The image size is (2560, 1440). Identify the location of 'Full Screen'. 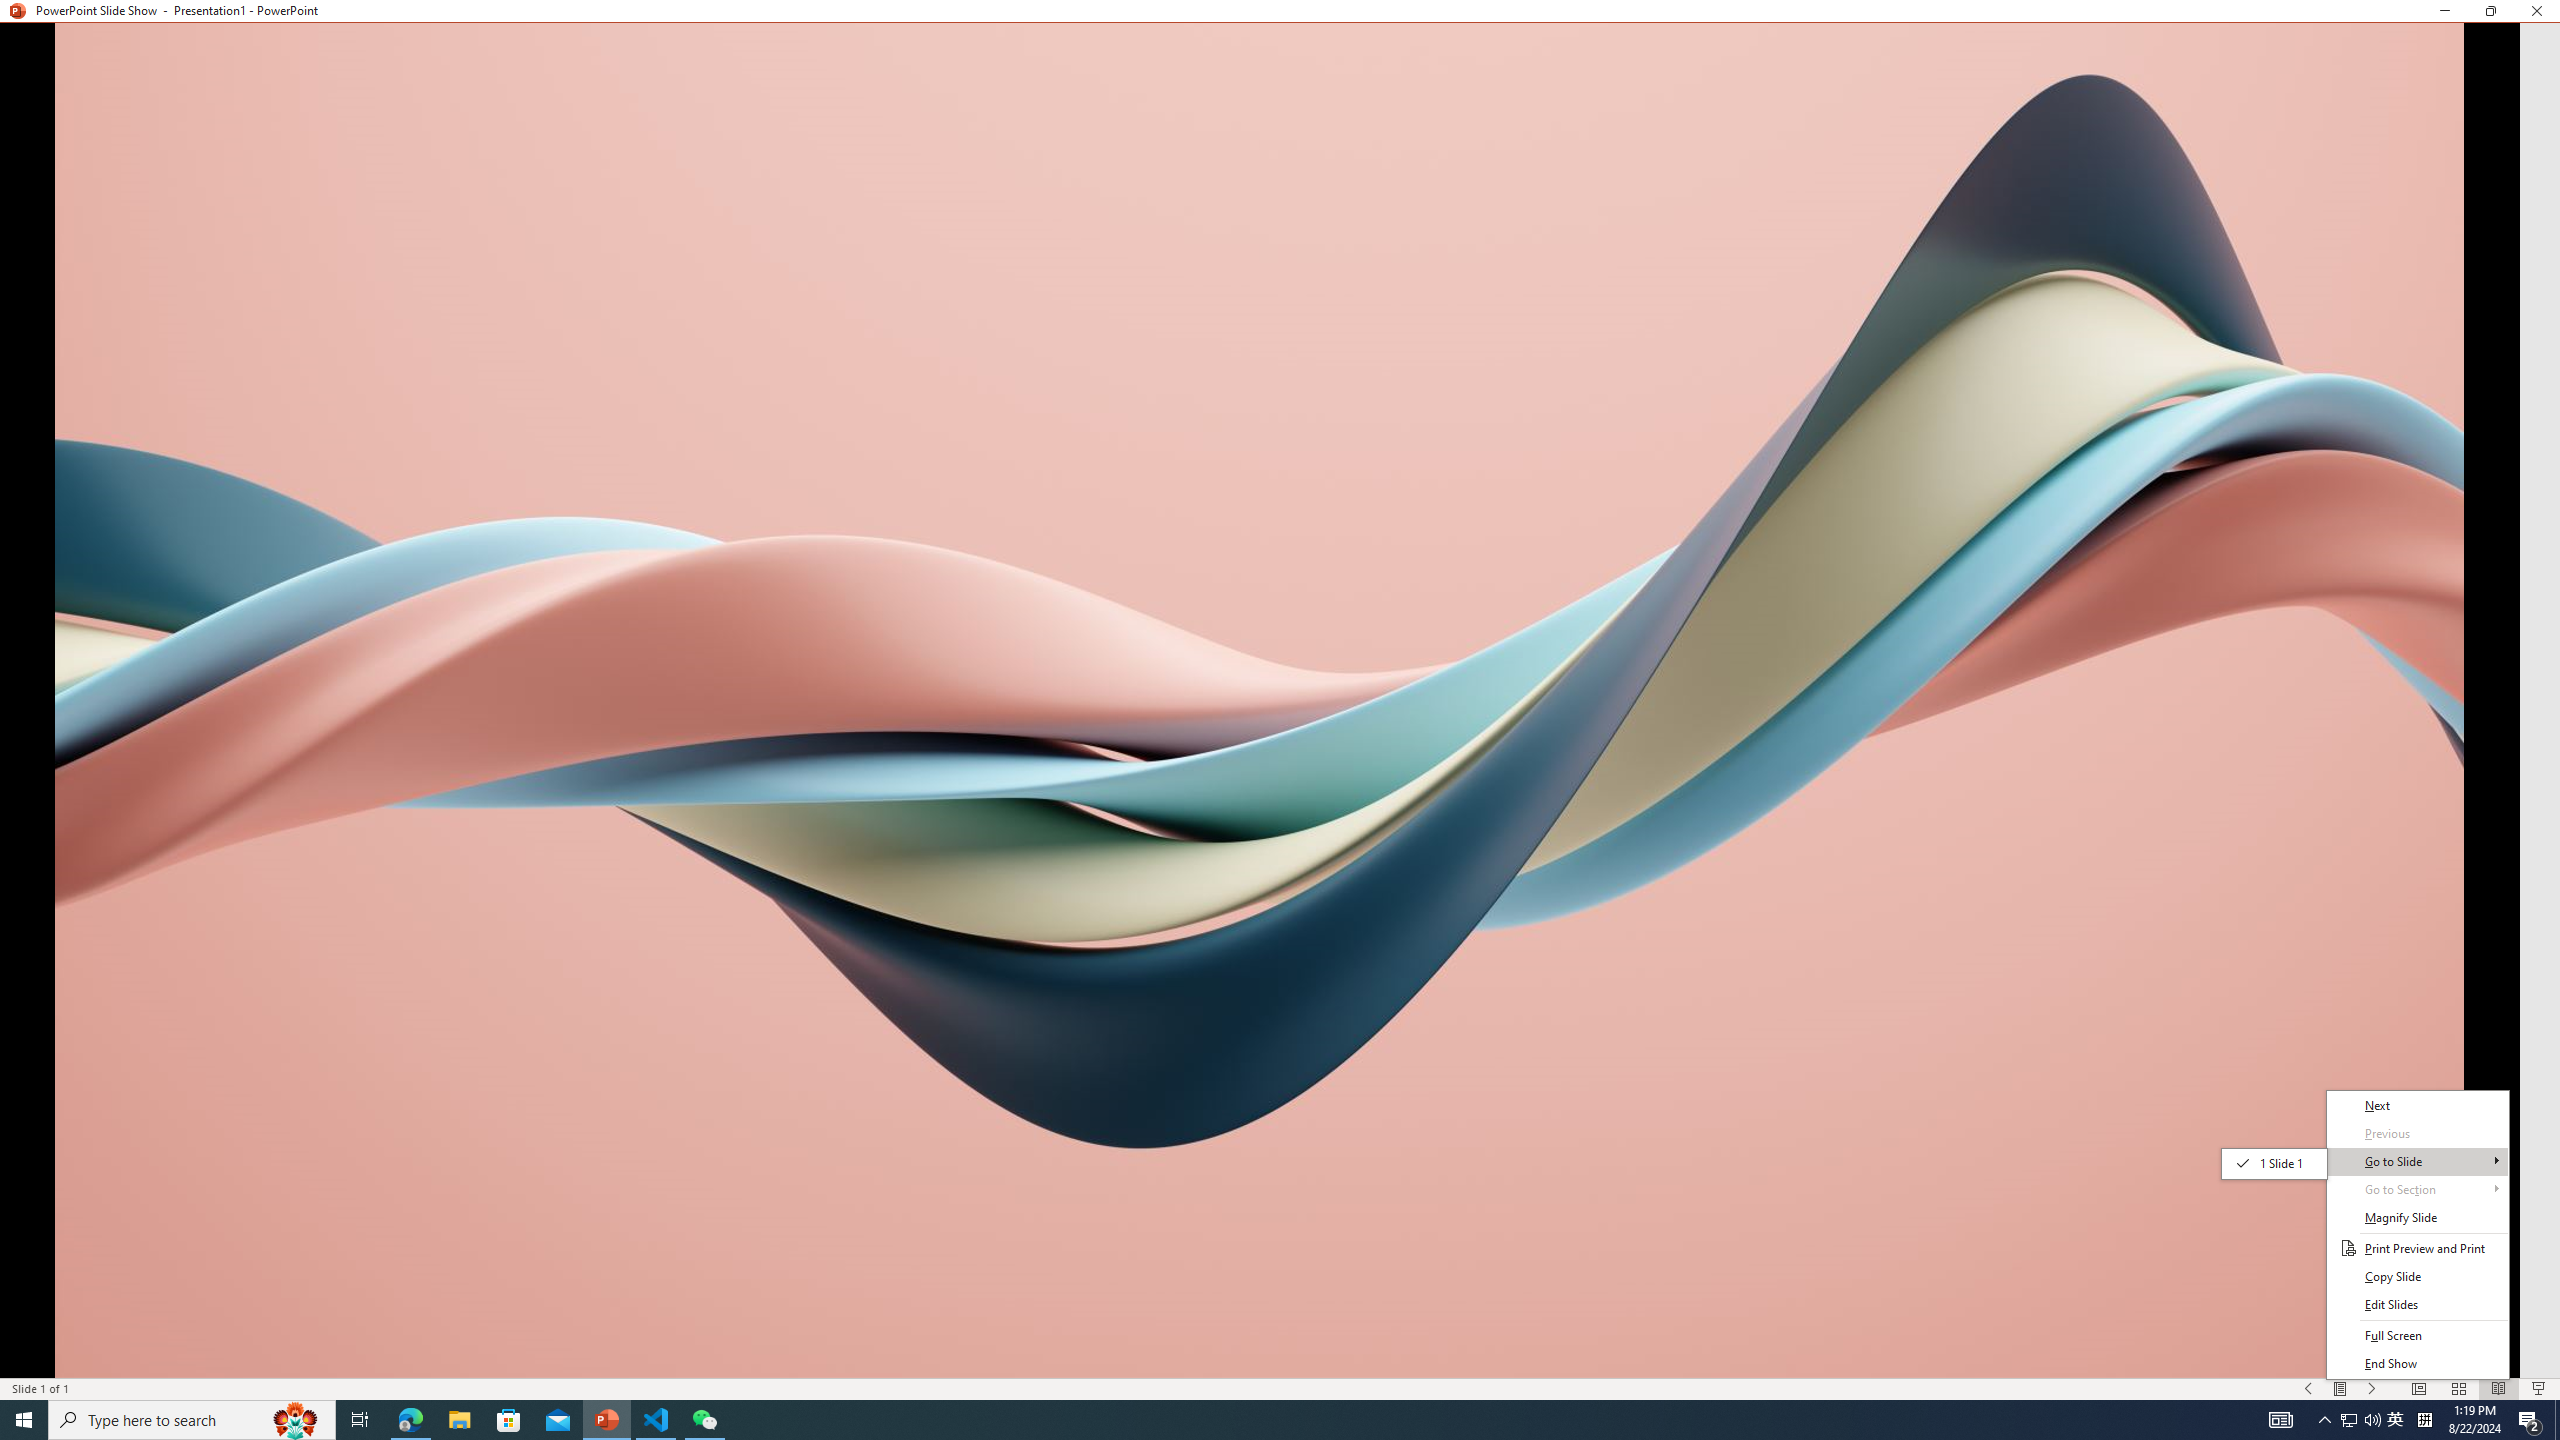
(2417, 1336).